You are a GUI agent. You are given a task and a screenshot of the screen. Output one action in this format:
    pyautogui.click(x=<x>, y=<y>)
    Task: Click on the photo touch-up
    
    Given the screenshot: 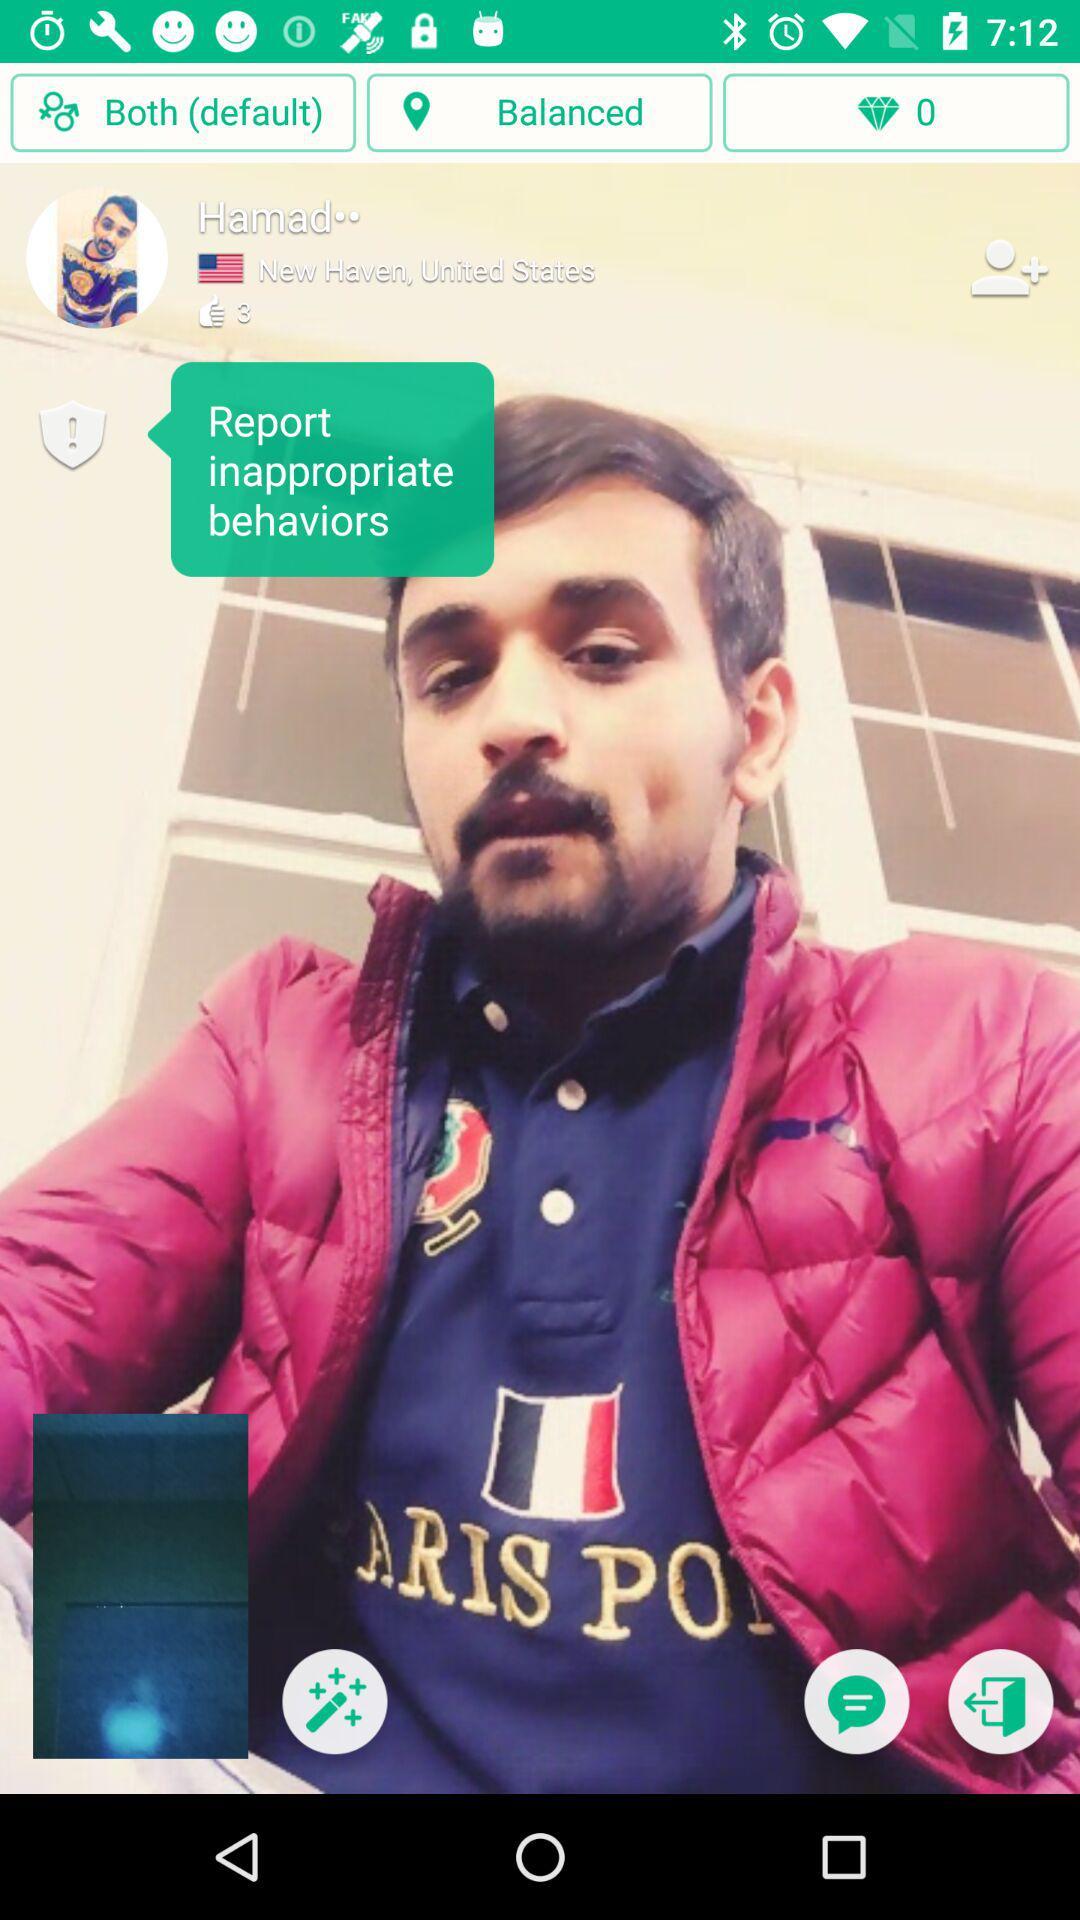 What is the action you would take?
    pyautogui.click(x=333, y=1713)
    